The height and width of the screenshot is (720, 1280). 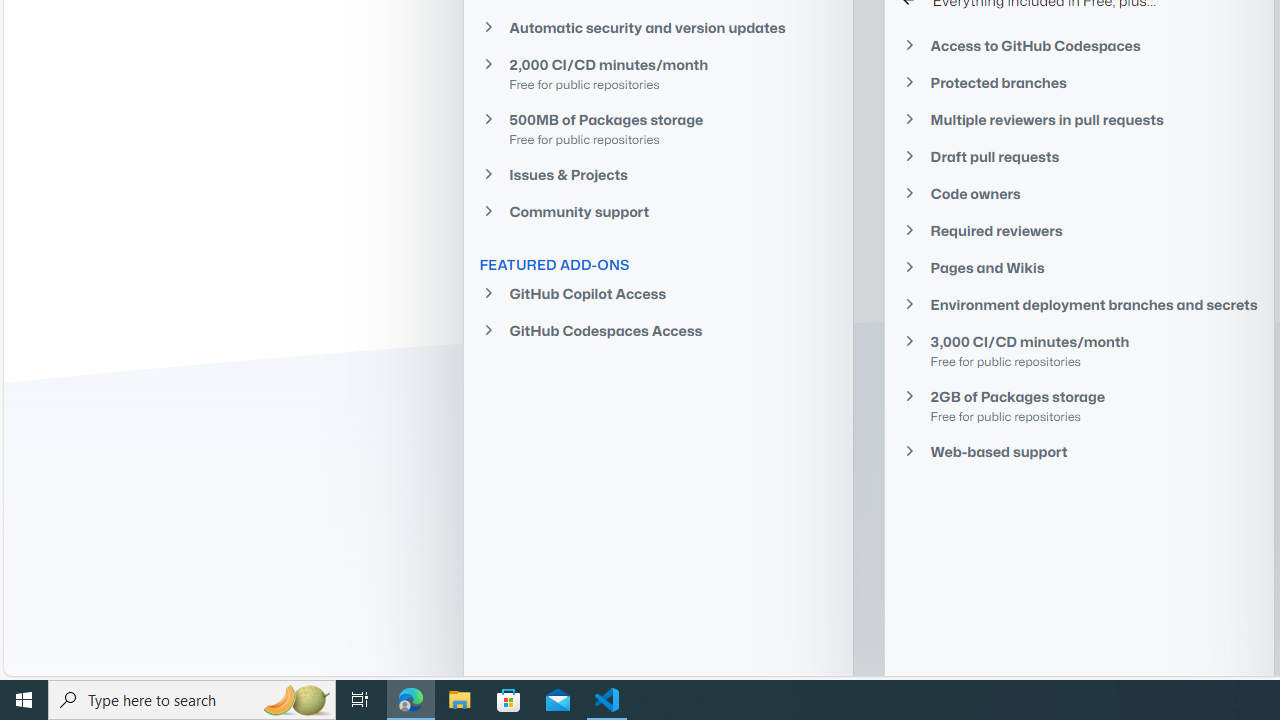 What do you see at coordinates (1078, 155) in the screenshot?
I see `'Draft pull requests'` at bounding box center [1078, 155].